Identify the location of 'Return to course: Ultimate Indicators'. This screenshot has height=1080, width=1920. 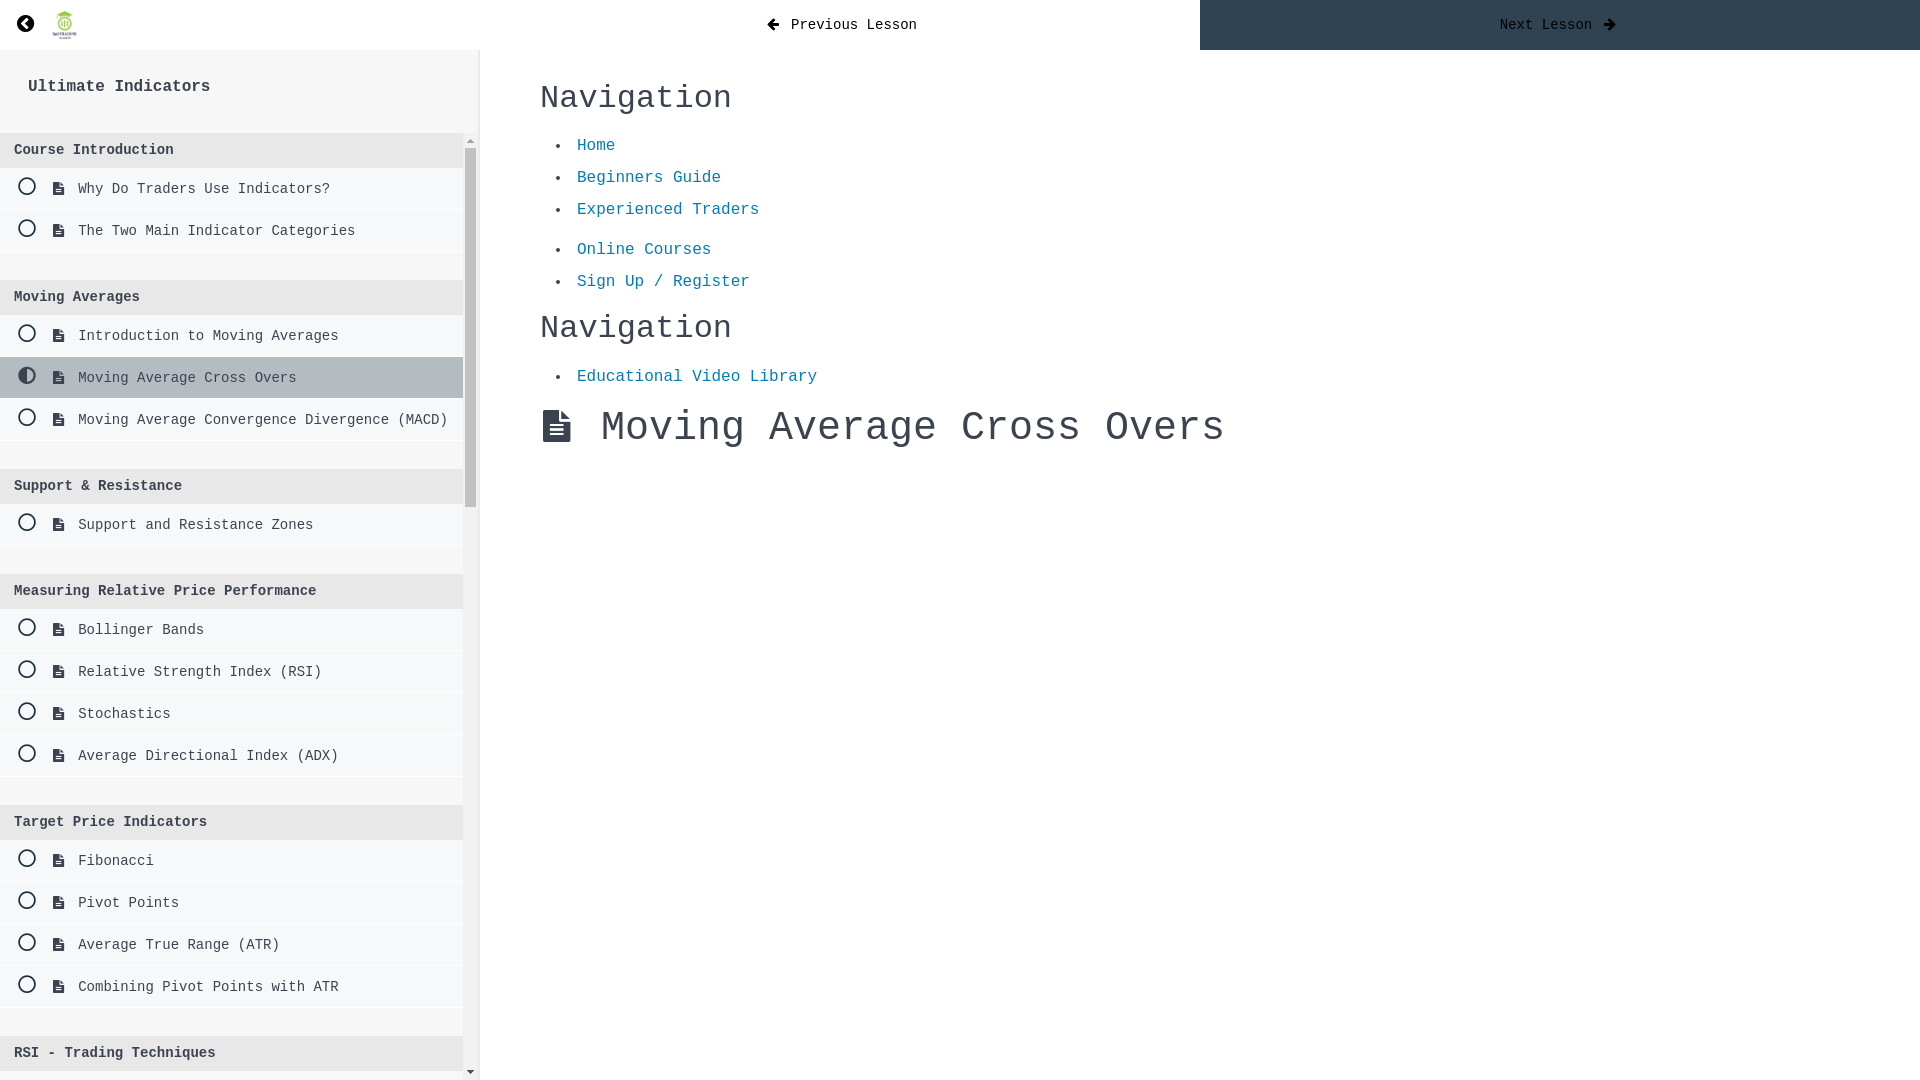
(24, 24).